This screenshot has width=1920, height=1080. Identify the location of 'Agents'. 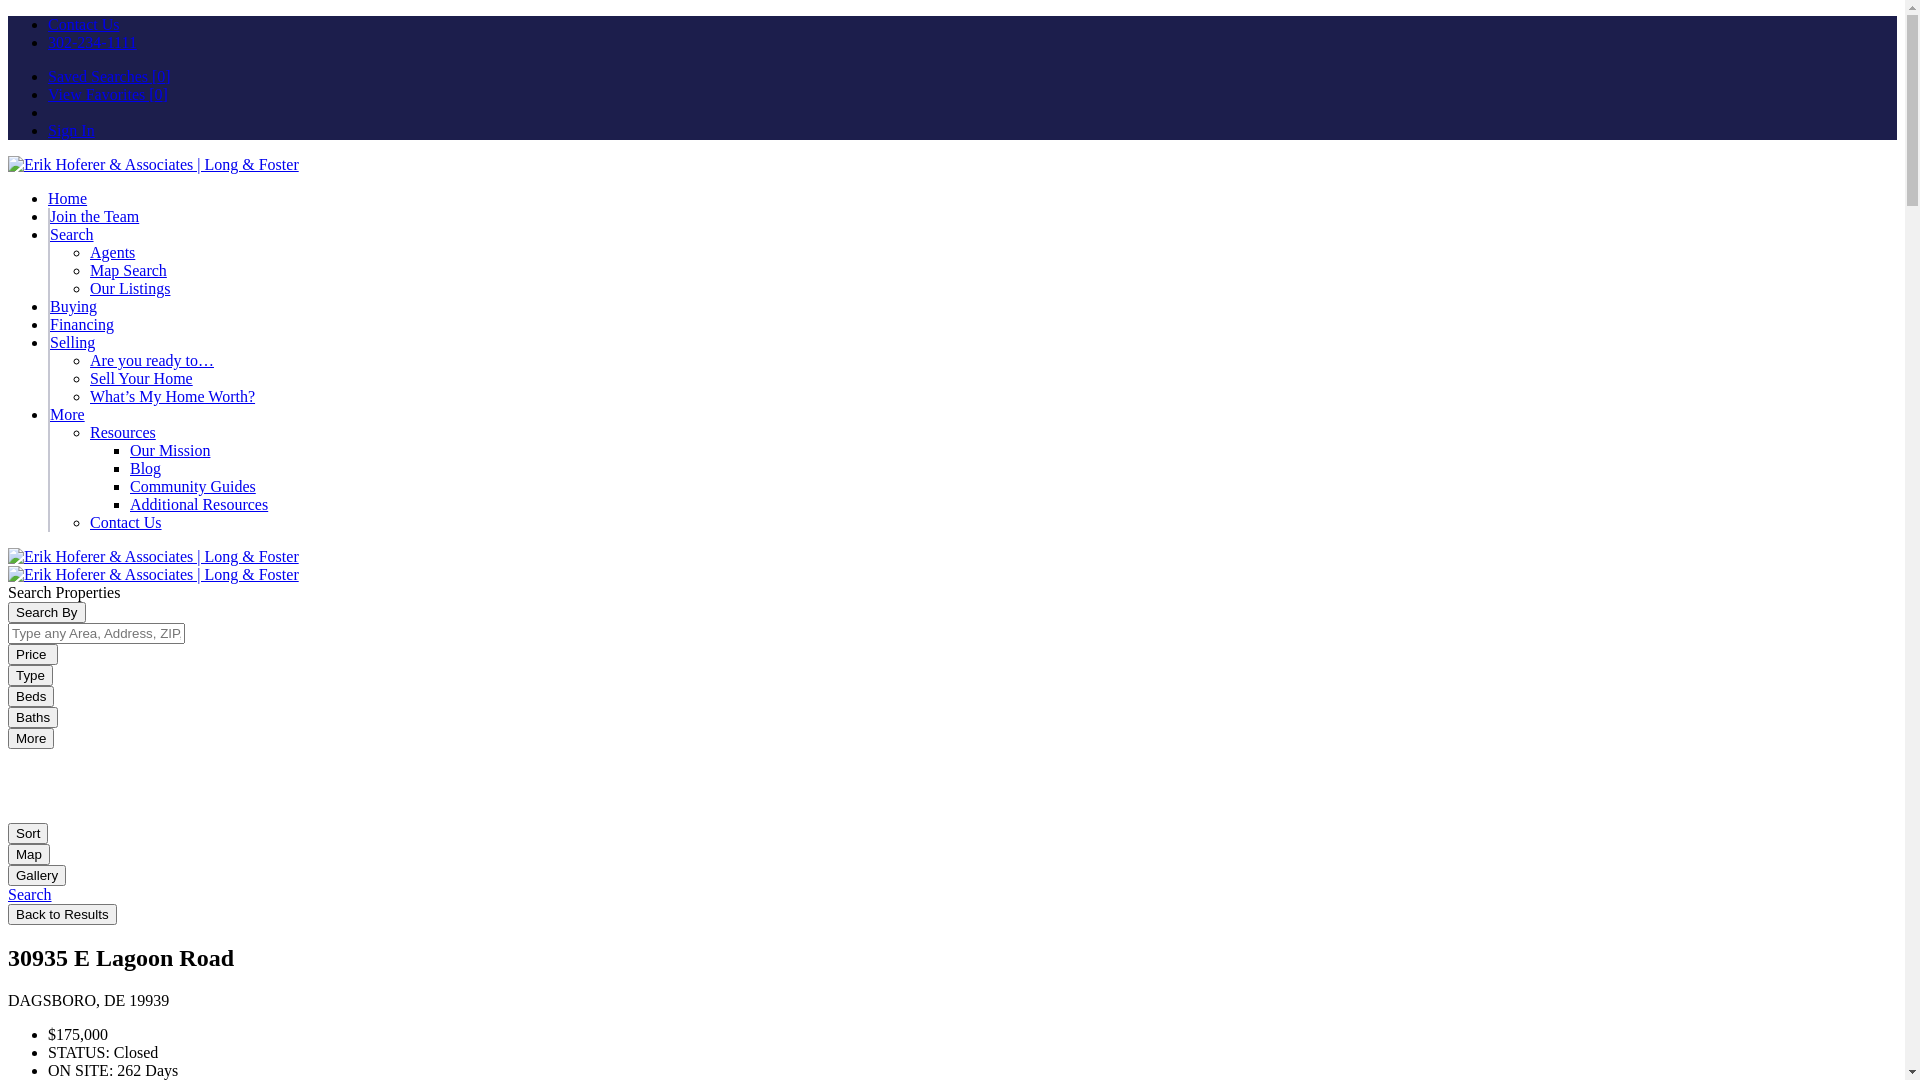
(111, 251).